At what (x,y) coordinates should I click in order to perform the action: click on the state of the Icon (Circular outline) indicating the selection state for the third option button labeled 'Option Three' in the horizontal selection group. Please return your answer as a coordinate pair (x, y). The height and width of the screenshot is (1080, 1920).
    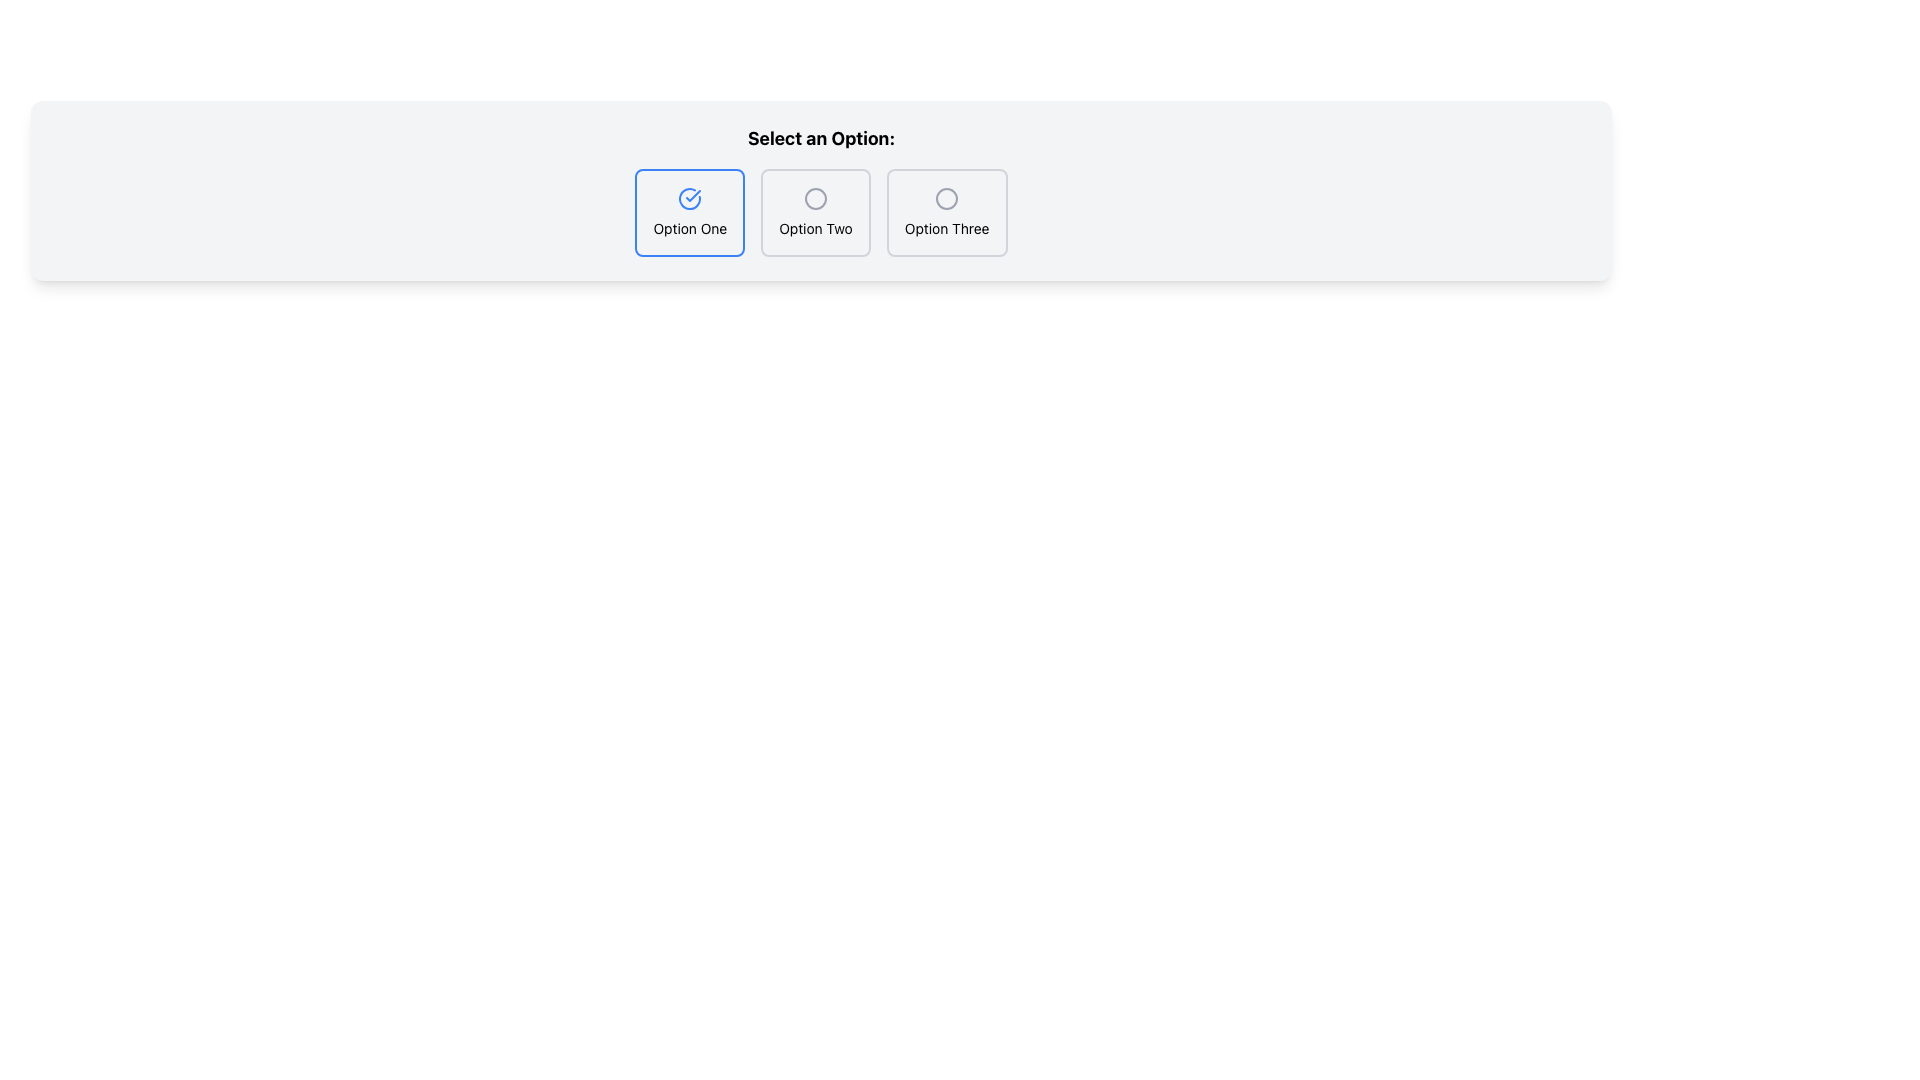
    Looking at the image, I should click on (946, 199).